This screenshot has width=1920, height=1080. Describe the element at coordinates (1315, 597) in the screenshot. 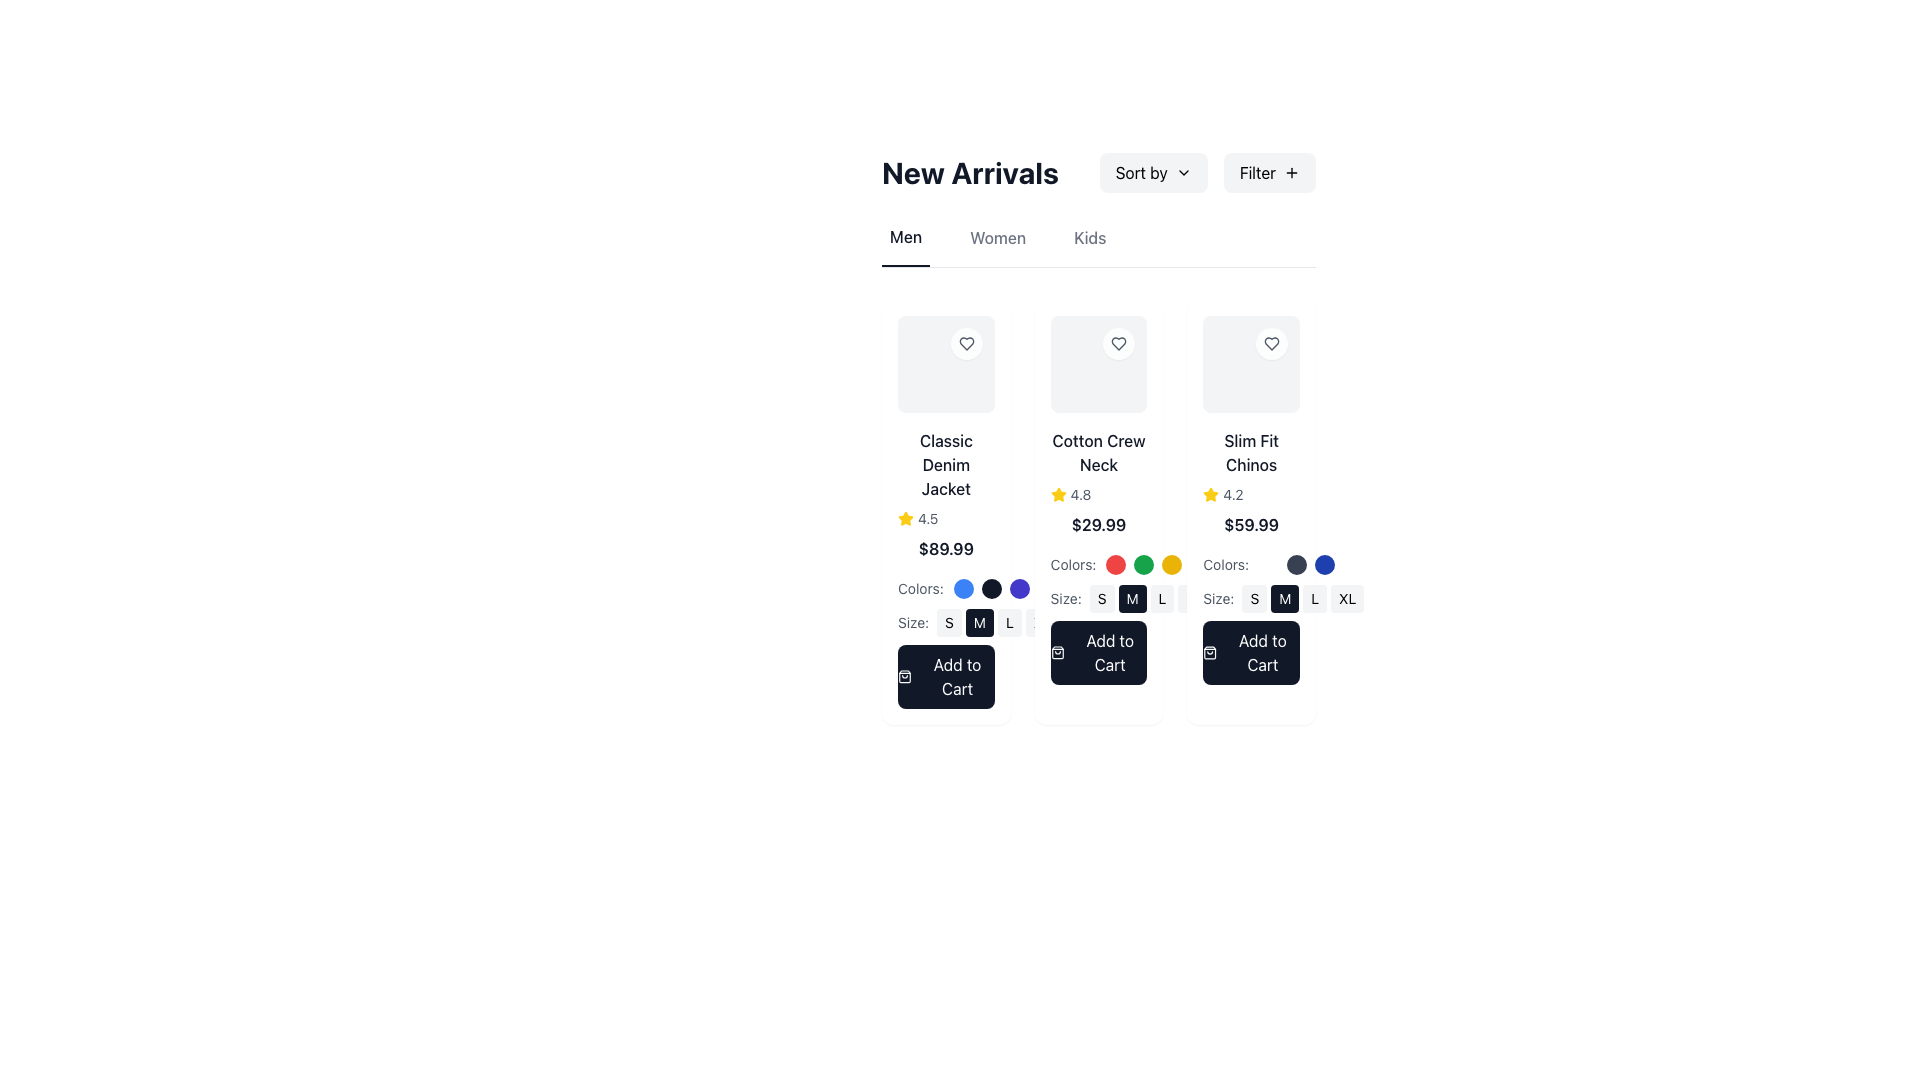

I see `the 'L' size button in the size selector group for the 'Slim Fit Chinos' product card` at that location.